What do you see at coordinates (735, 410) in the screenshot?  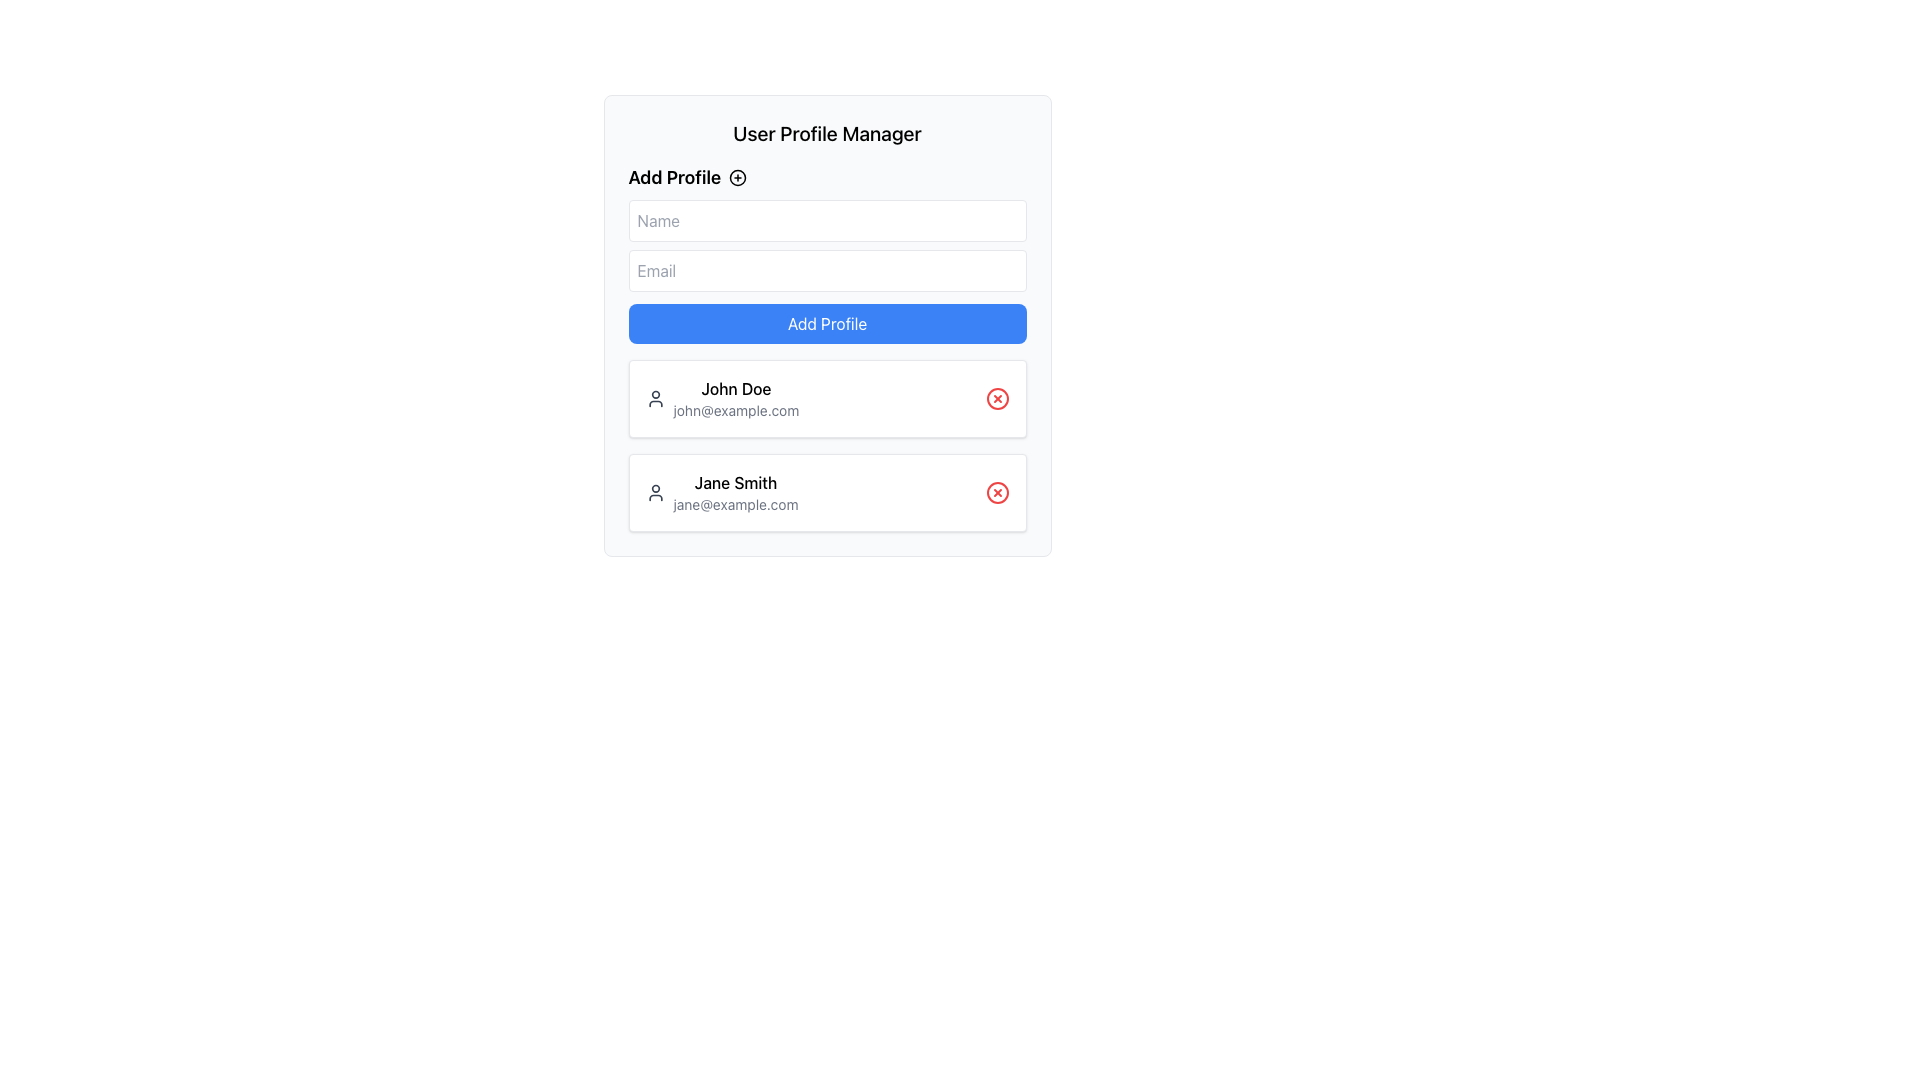 I see `the text label displaying the email address 'john@example.com', which is located directly below the name 'John Doe' in the user profile entry` at bounding box center [735, 410].